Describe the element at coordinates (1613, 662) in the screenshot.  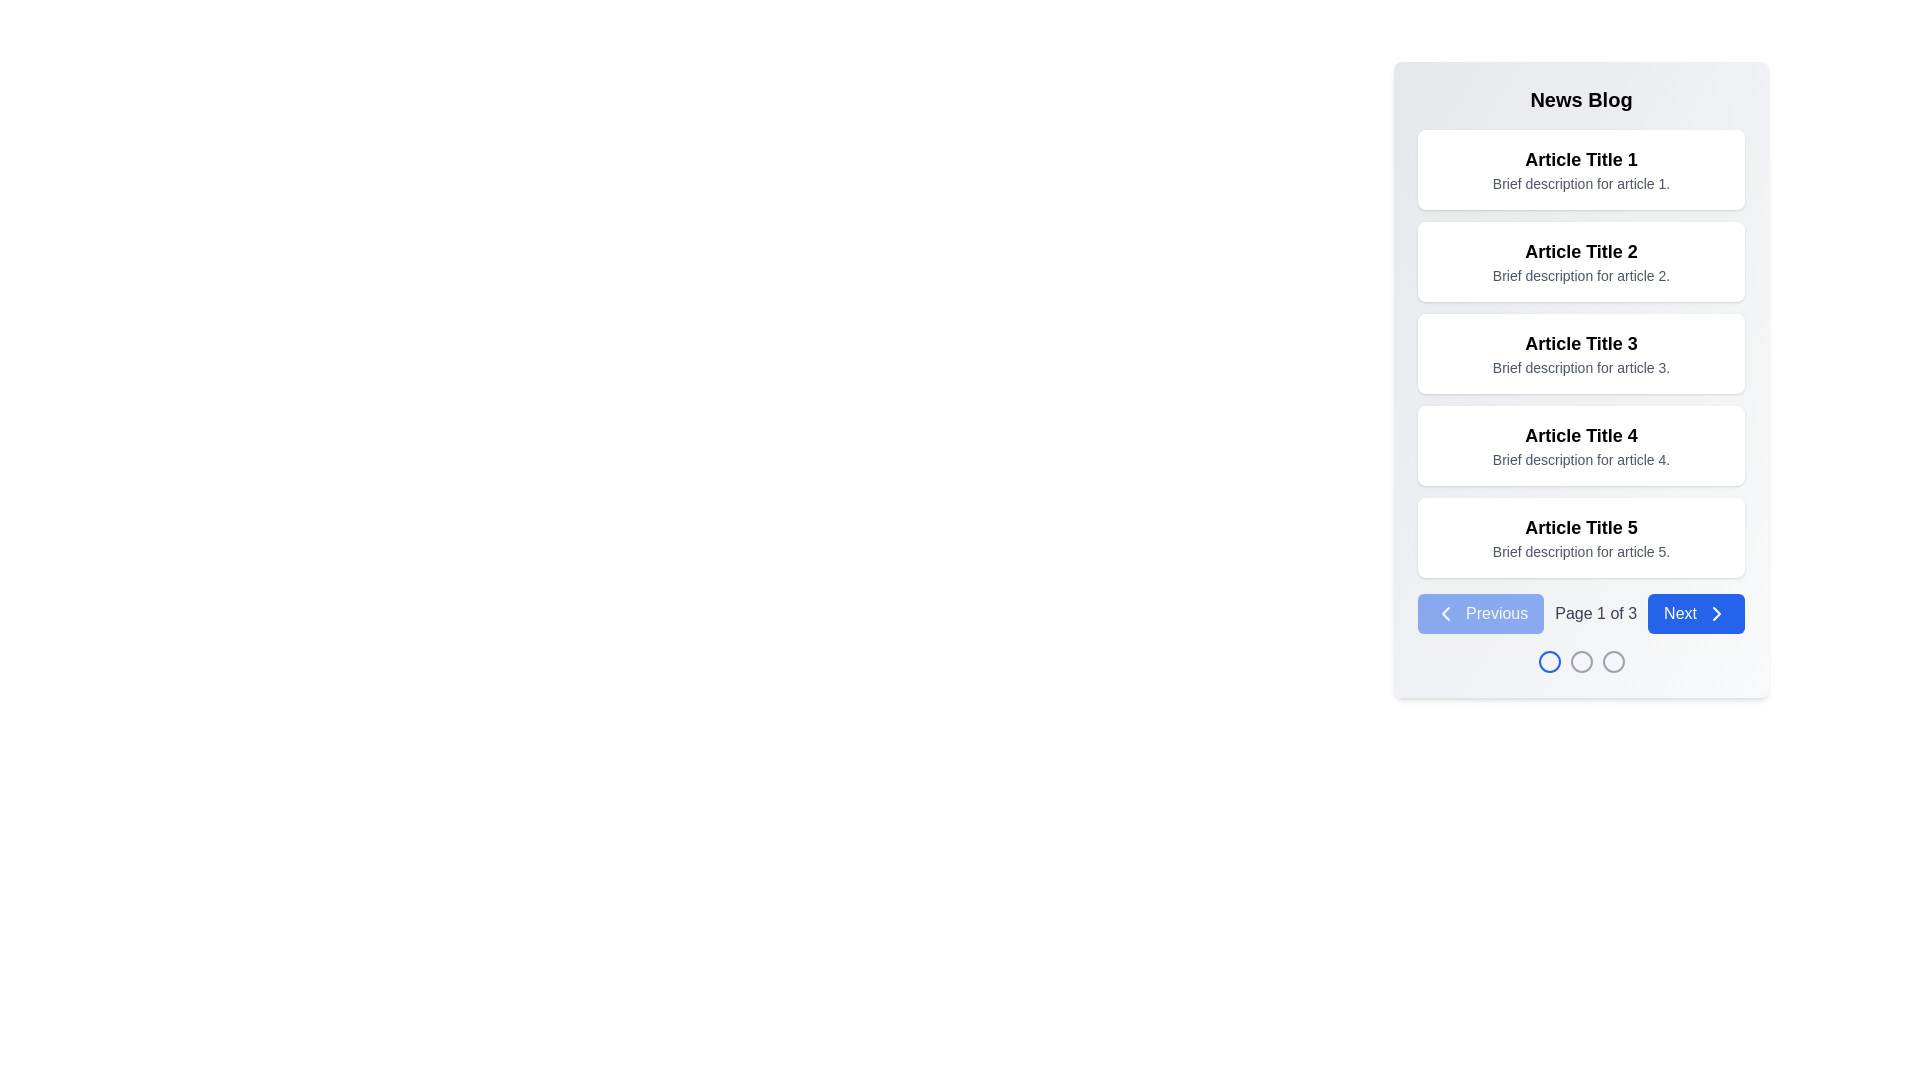
I see `the third circle in the pagination controls` at that location.